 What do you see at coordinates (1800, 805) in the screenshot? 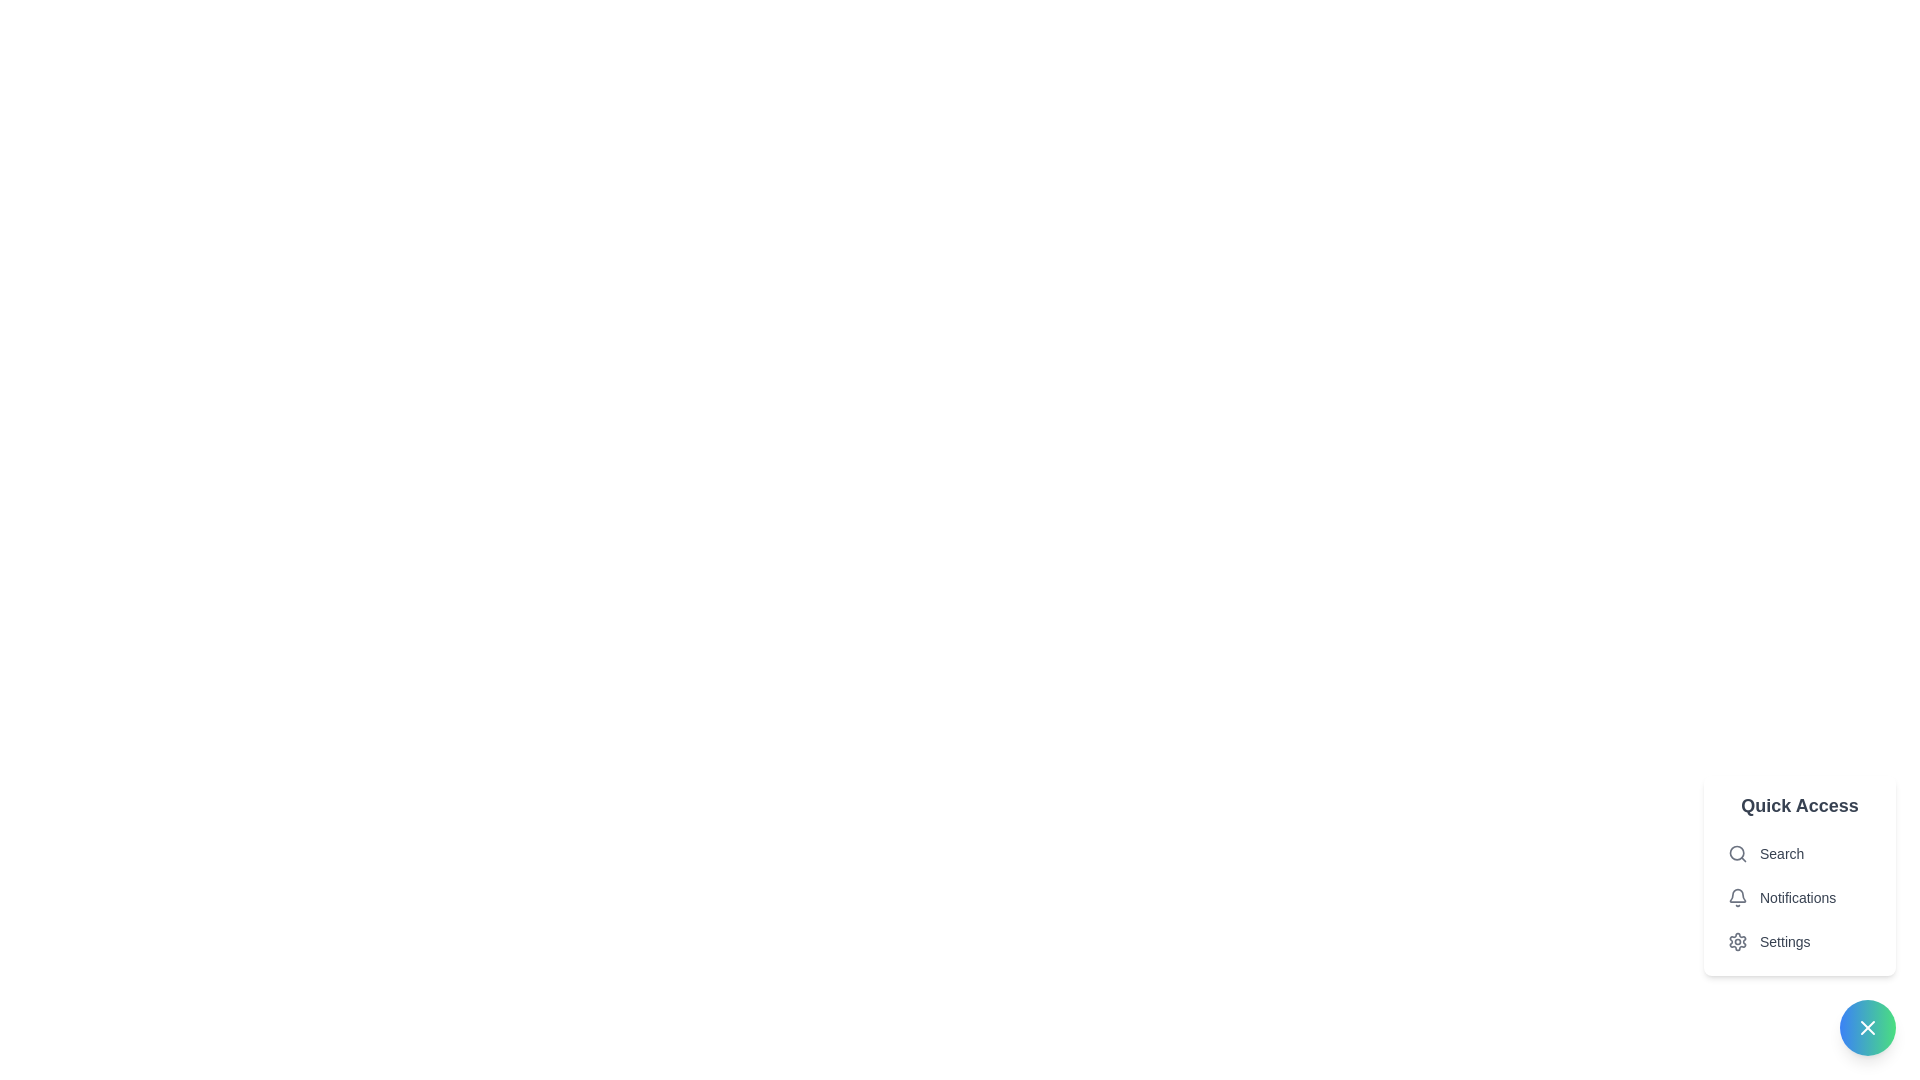
I see `the Text label that serves as the title or heading for the menu panel, located at the upper section of the vertically aligned menu panel on the bottom-right corner of the interface` at bounding box center [1800, 805].